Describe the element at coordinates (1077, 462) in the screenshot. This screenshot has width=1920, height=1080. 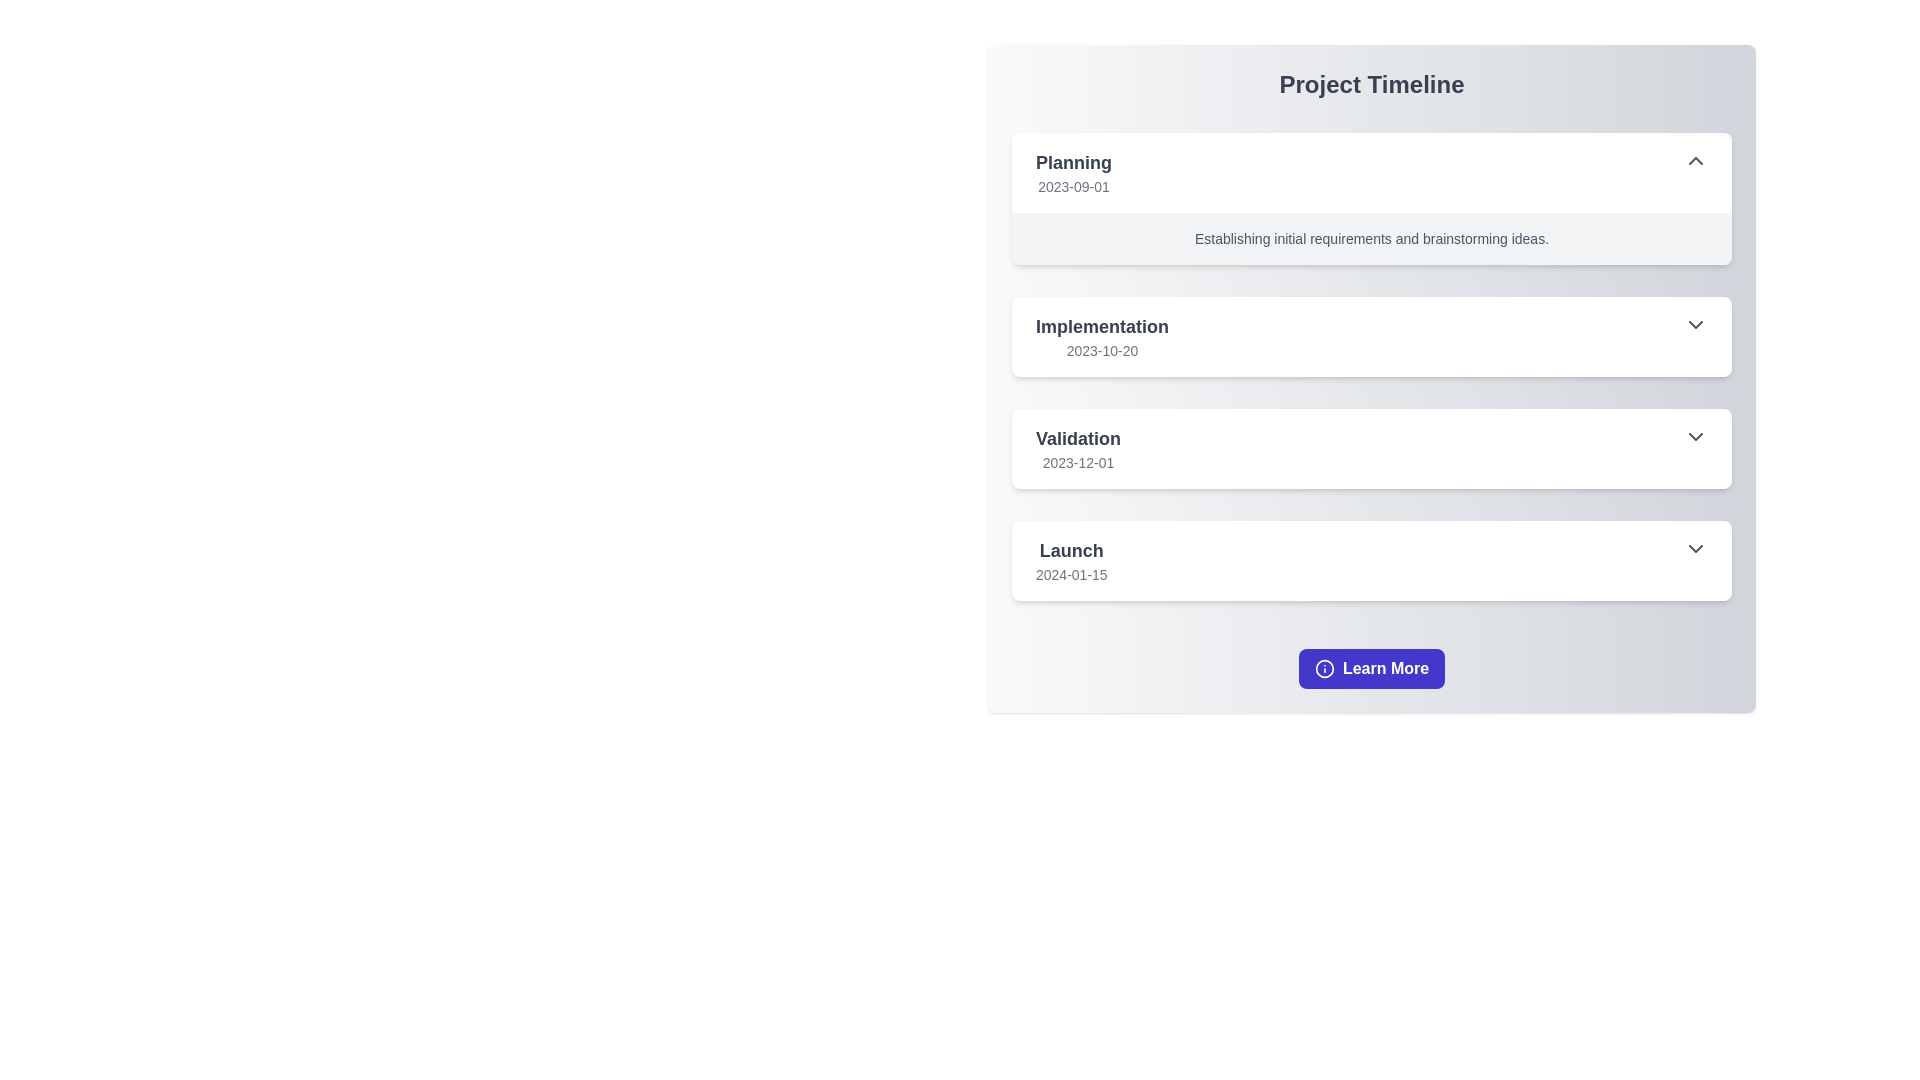
I see `date text displayed as '2023-12-01' located below the bold title 'Validation' in the 'Validation' section of the 'Project Timeline'` at that location.